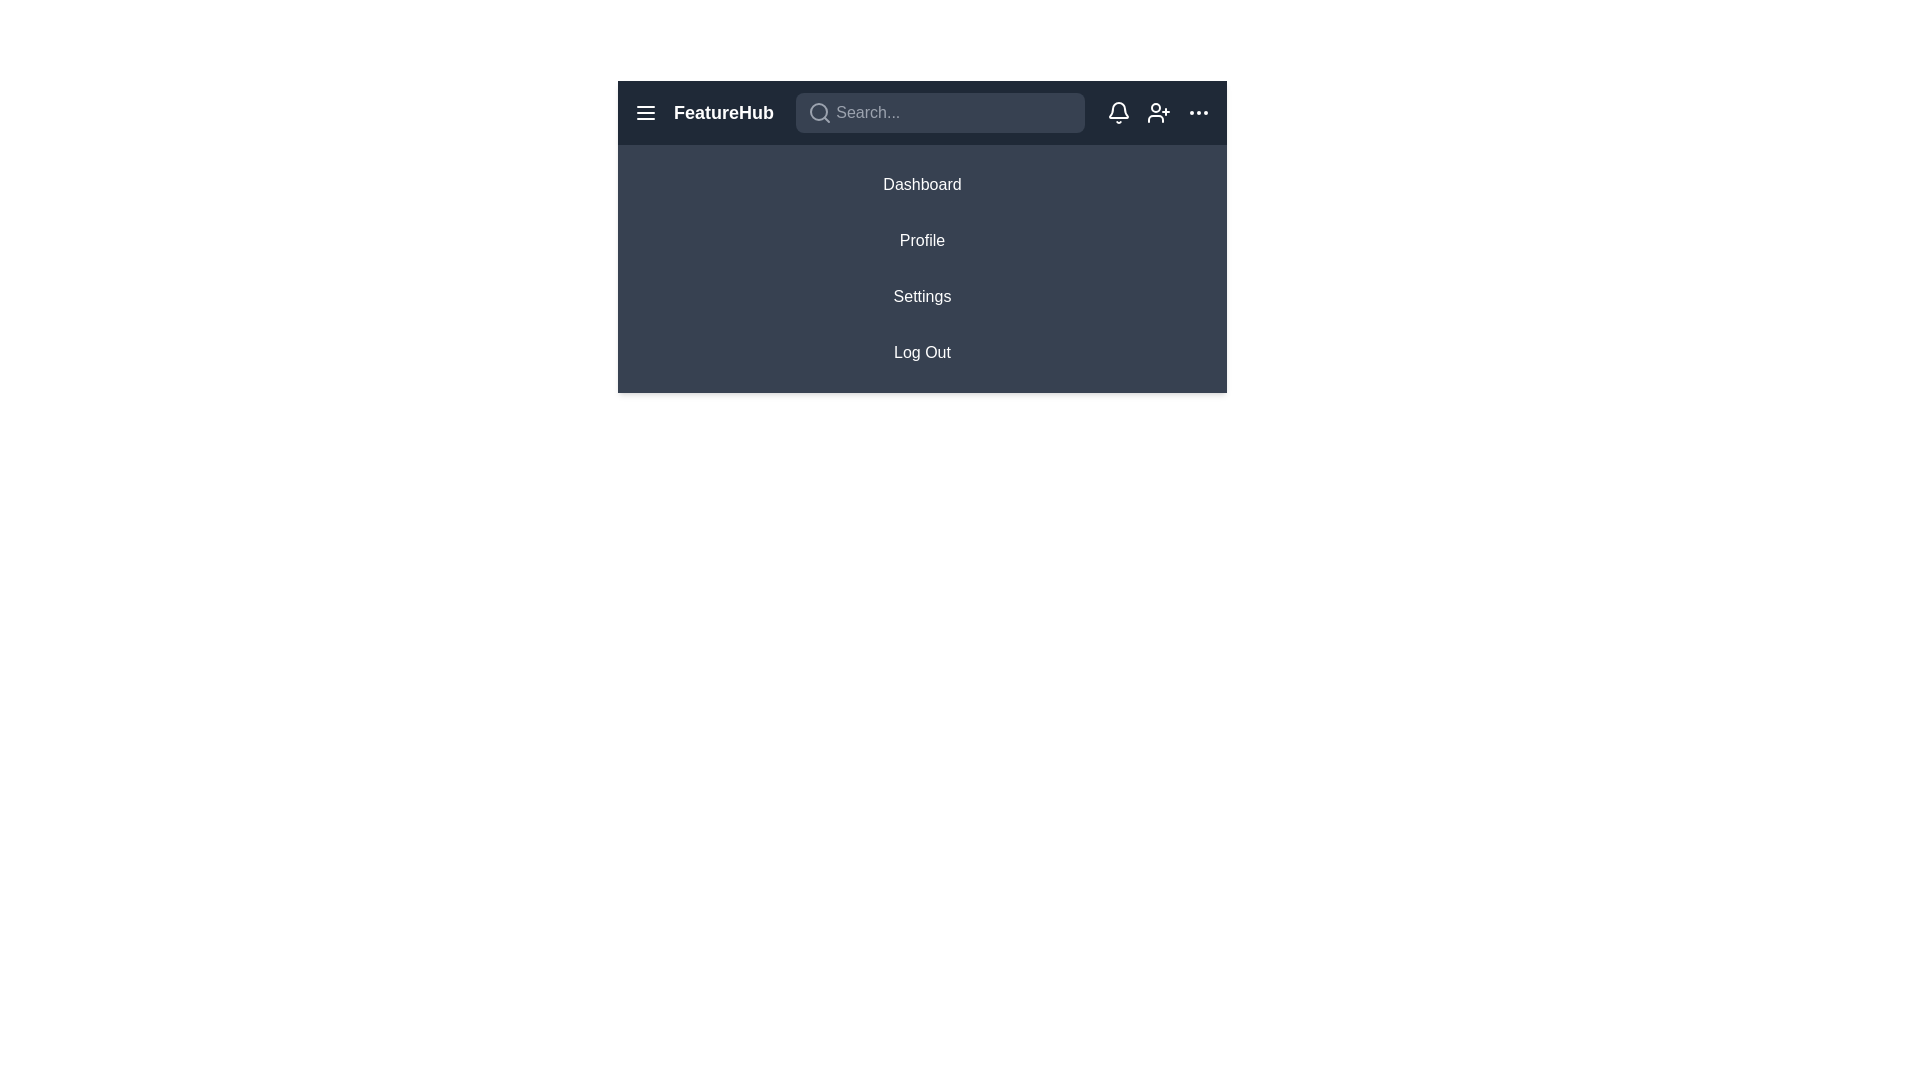  Describe the element at coordinates (1157, 112) in the screenshot. I see `the add/invite icon located in the upper-right corner of the interface, which is the third icon from the left, positioned between the bell icon and the vertical ellipsis icon` at that location.